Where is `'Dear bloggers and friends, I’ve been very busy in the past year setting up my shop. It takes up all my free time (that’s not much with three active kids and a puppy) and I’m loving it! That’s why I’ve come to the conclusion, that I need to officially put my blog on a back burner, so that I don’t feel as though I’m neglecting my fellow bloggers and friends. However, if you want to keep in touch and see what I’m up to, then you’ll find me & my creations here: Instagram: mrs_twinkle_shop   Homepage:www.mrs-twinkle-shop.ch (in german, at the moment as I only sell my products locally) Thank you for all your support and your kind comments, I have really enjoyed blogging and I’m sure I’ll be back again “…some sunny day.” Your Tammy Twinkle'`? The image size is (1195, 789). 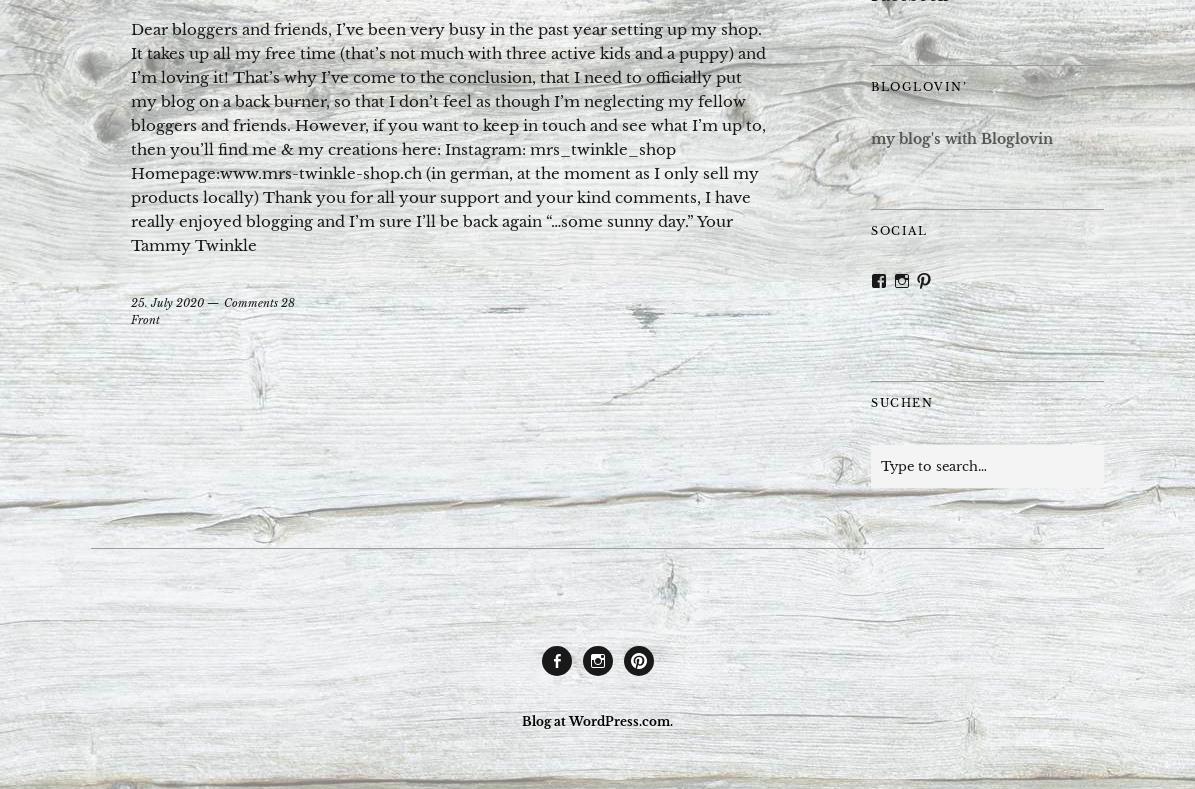 'Dear bloggers and friends, I’ve been very busy in the past year setting up my shop. It takes up all my free time (that’s not much with three active kids and a puppy) and I’m loving it! That’s why I’ve come to the conclusion, that I need to officially put my blog on a back burner, so that I don’t feel as though I’m neglecting my fellow bloggers and friends. However, if you want to keep in touch and see what I’m up to, then you’ll find me & my creations here: Instagram: mrs_twinkle_shop   Homepage:www.mrs-twinkle-shop.ch (in german, at the moment as I only sell my products locally) Thank you for all your support and your kind comments, I have really enjoyed blogging and I’m sure I’ll be back again “…some sunny day.” Your Tammy Twinkle' is located at coordinates (448, 137).